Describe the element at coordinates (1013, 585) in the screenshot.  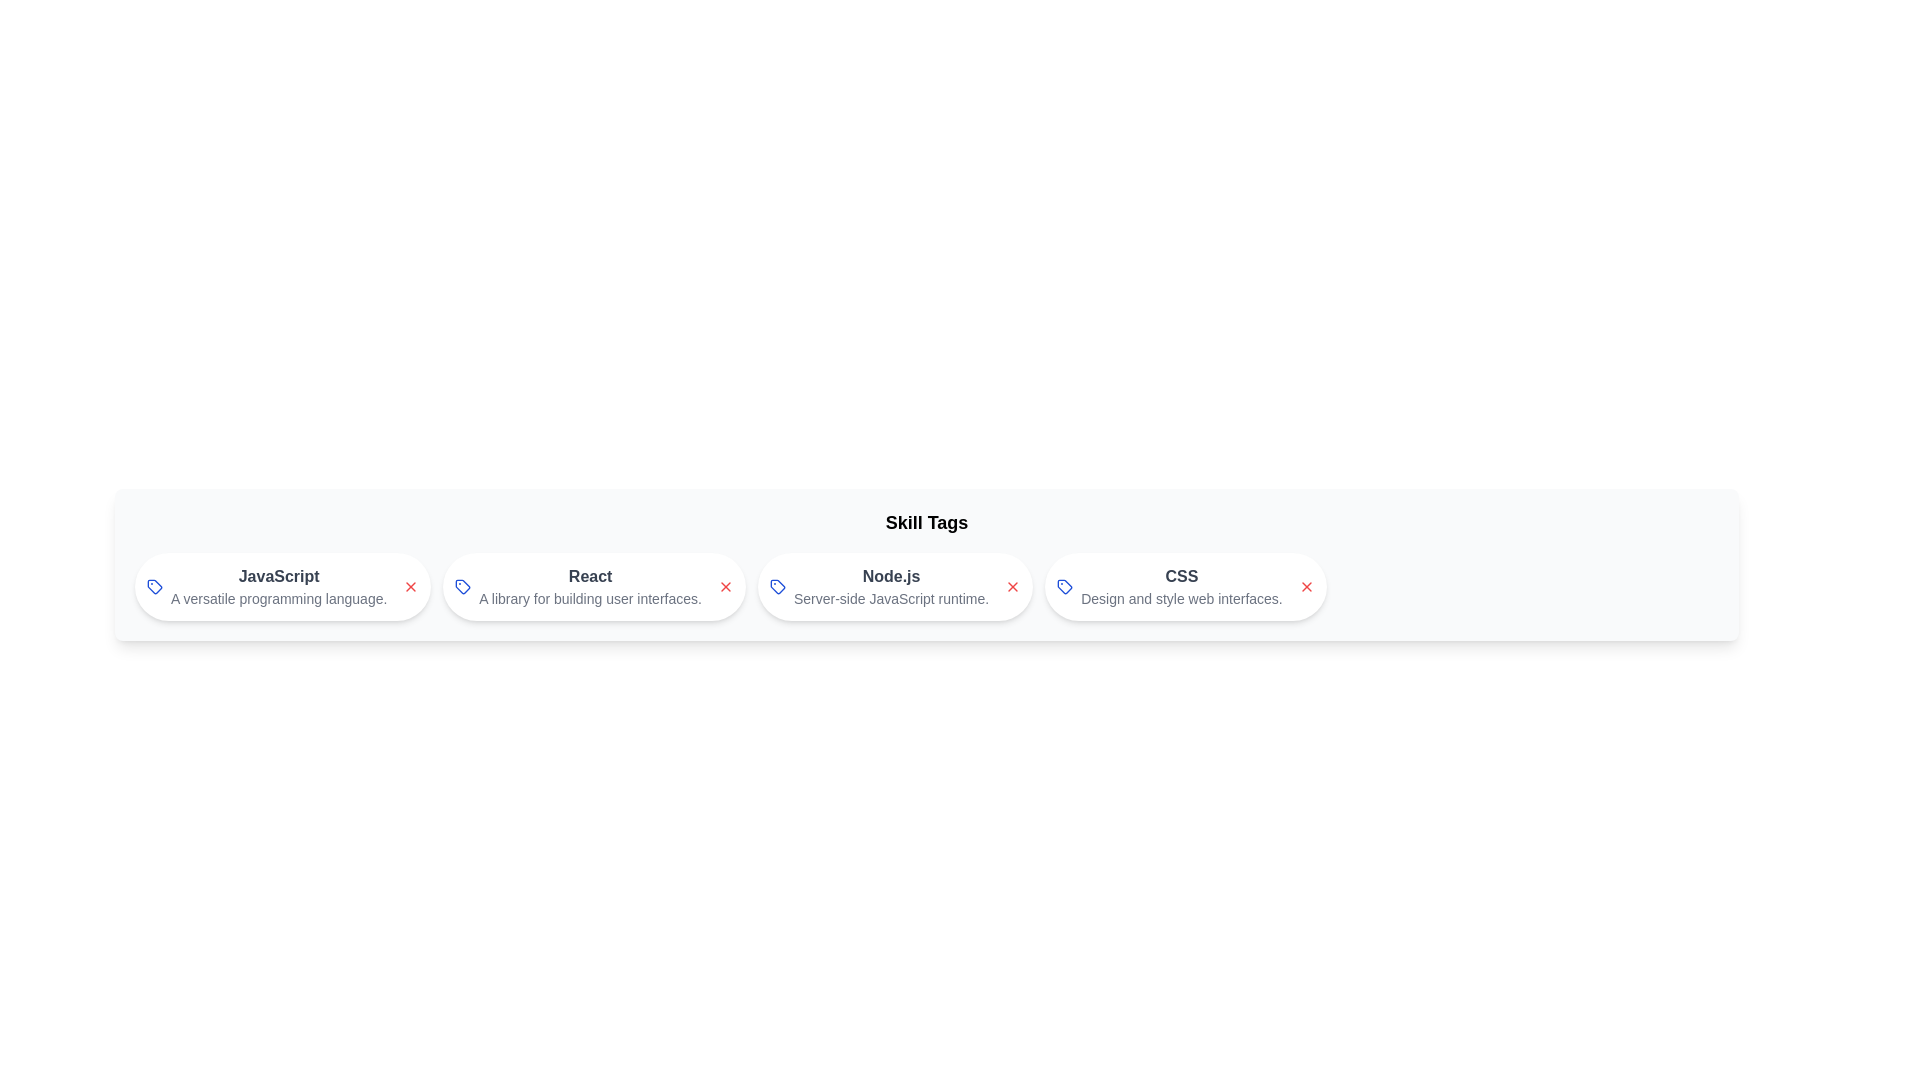
I see `close button of the skill chip labeled Node.js` at that location.